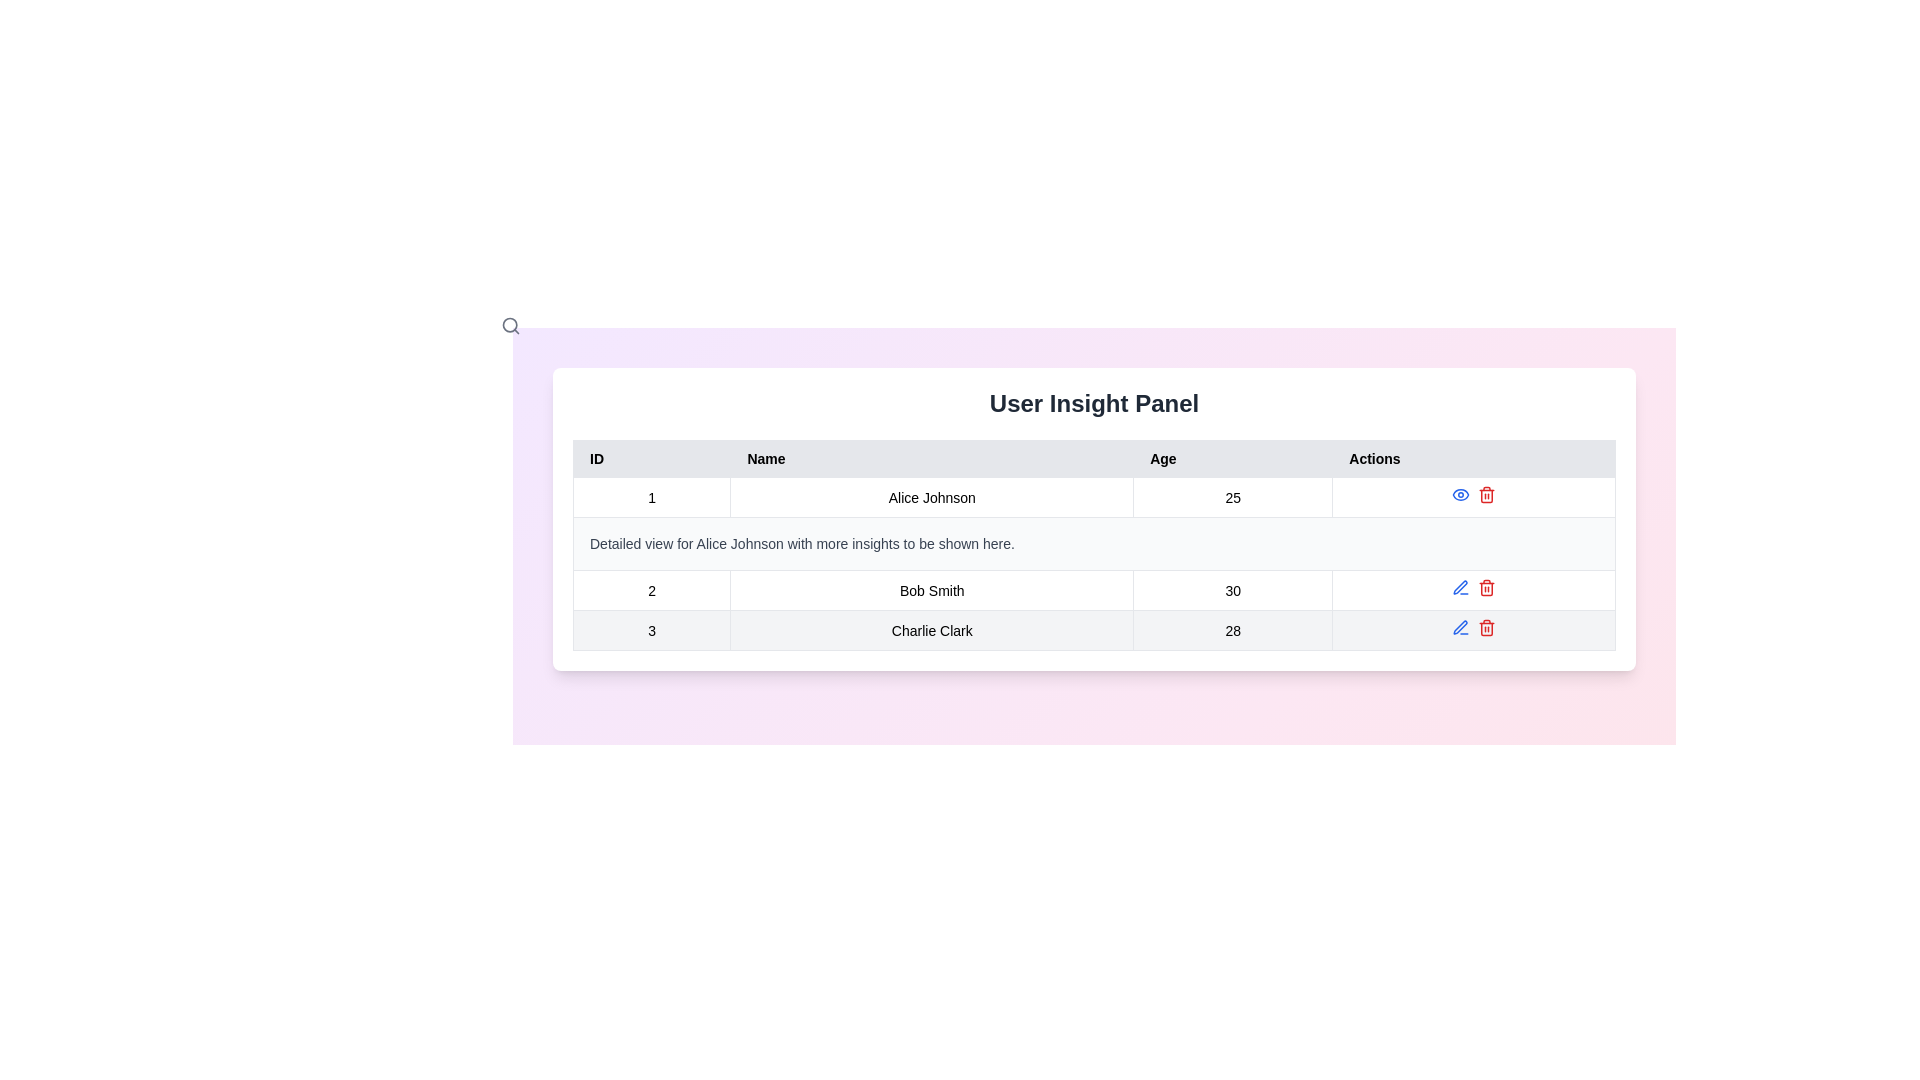  Describe the element at coordinates (1474, 496) in the screenshot. I see `the red trash bin icon located in the 'Actions' column of the first row of the table for 'Alice Johnson'` at that location.